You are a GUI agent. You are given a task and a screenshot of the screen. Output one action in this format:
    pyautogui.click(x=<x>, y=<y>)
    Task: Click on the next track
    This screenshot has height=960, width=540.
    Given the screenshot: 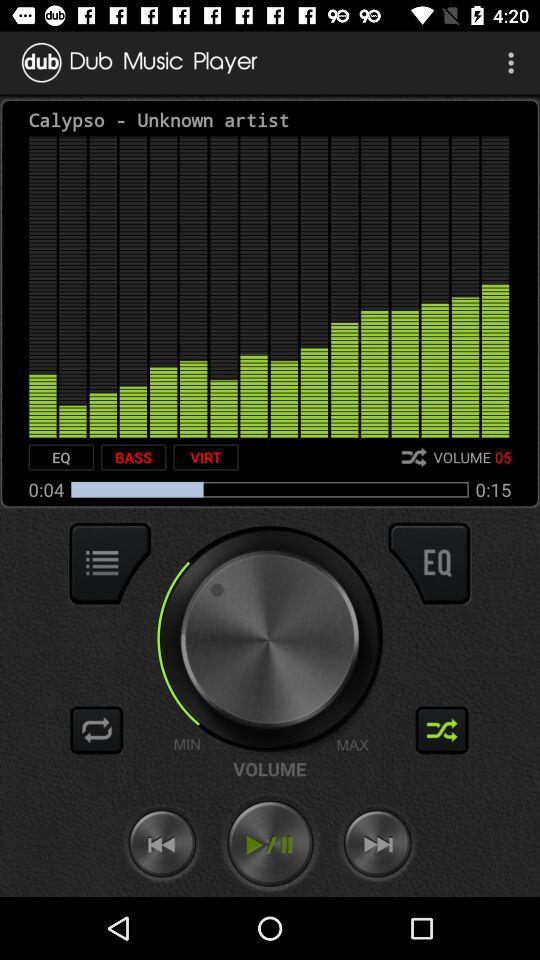 What is the action you would take?
    pyautogui.click(x=377, y=843)
    